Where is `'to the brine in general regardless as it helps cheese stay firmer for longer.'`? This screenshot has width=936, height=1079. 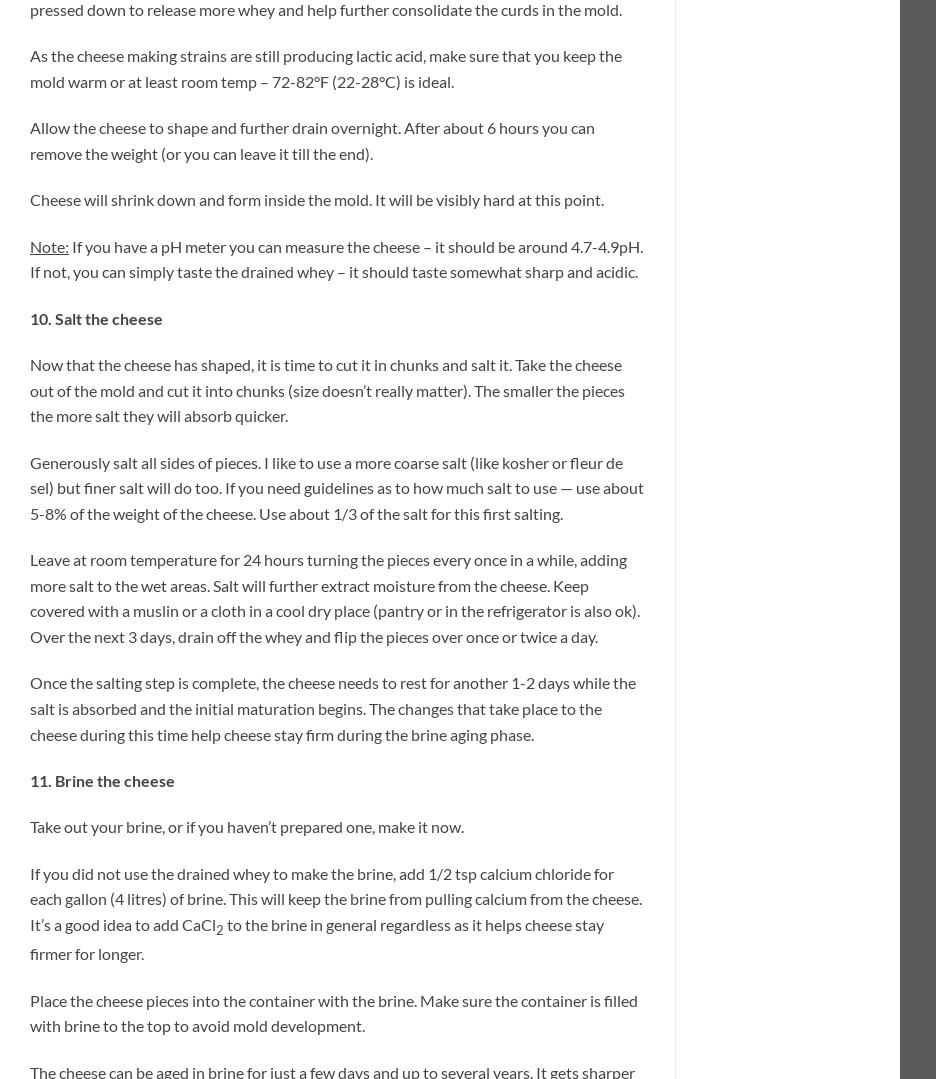
'to the brine in general regardless as it helps cheese stay firmer for longer.' is located at coordinates (316, 938).